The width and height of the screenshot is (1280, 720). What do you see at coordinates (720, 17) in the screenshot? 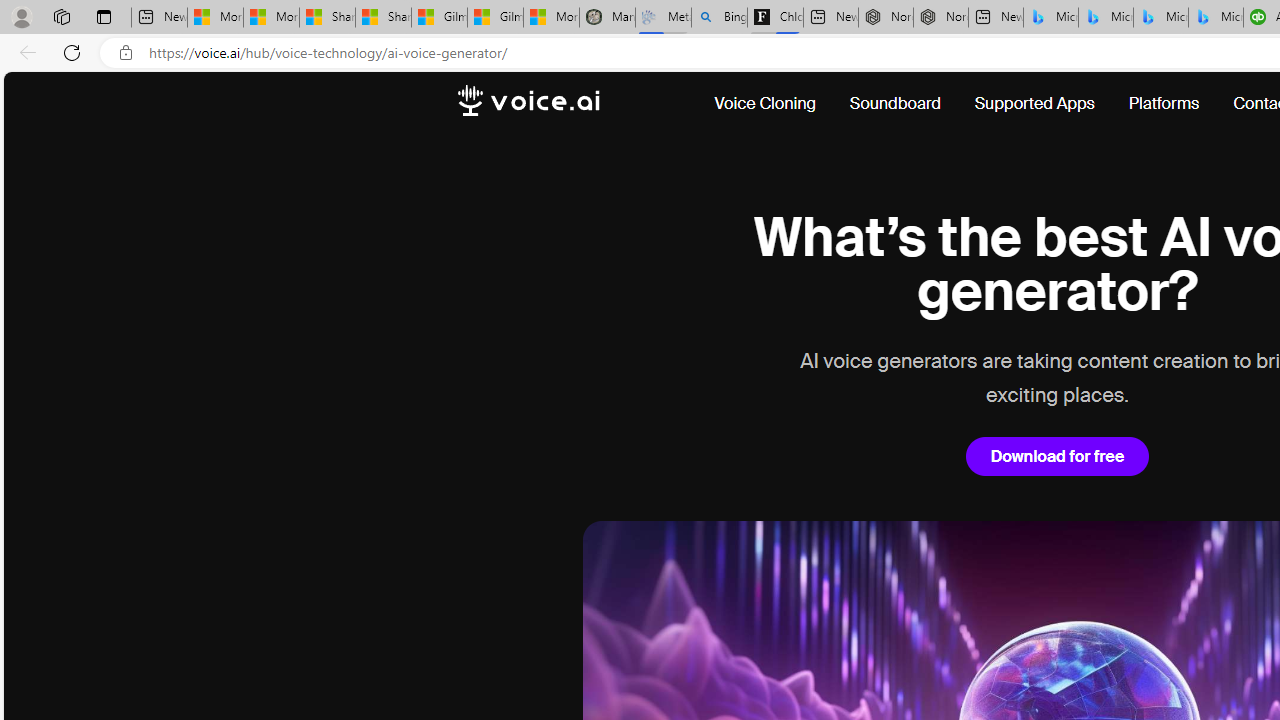
I see `'Bing Real Estate - Home sales and rental listings'` at bounding box center [720, 17].